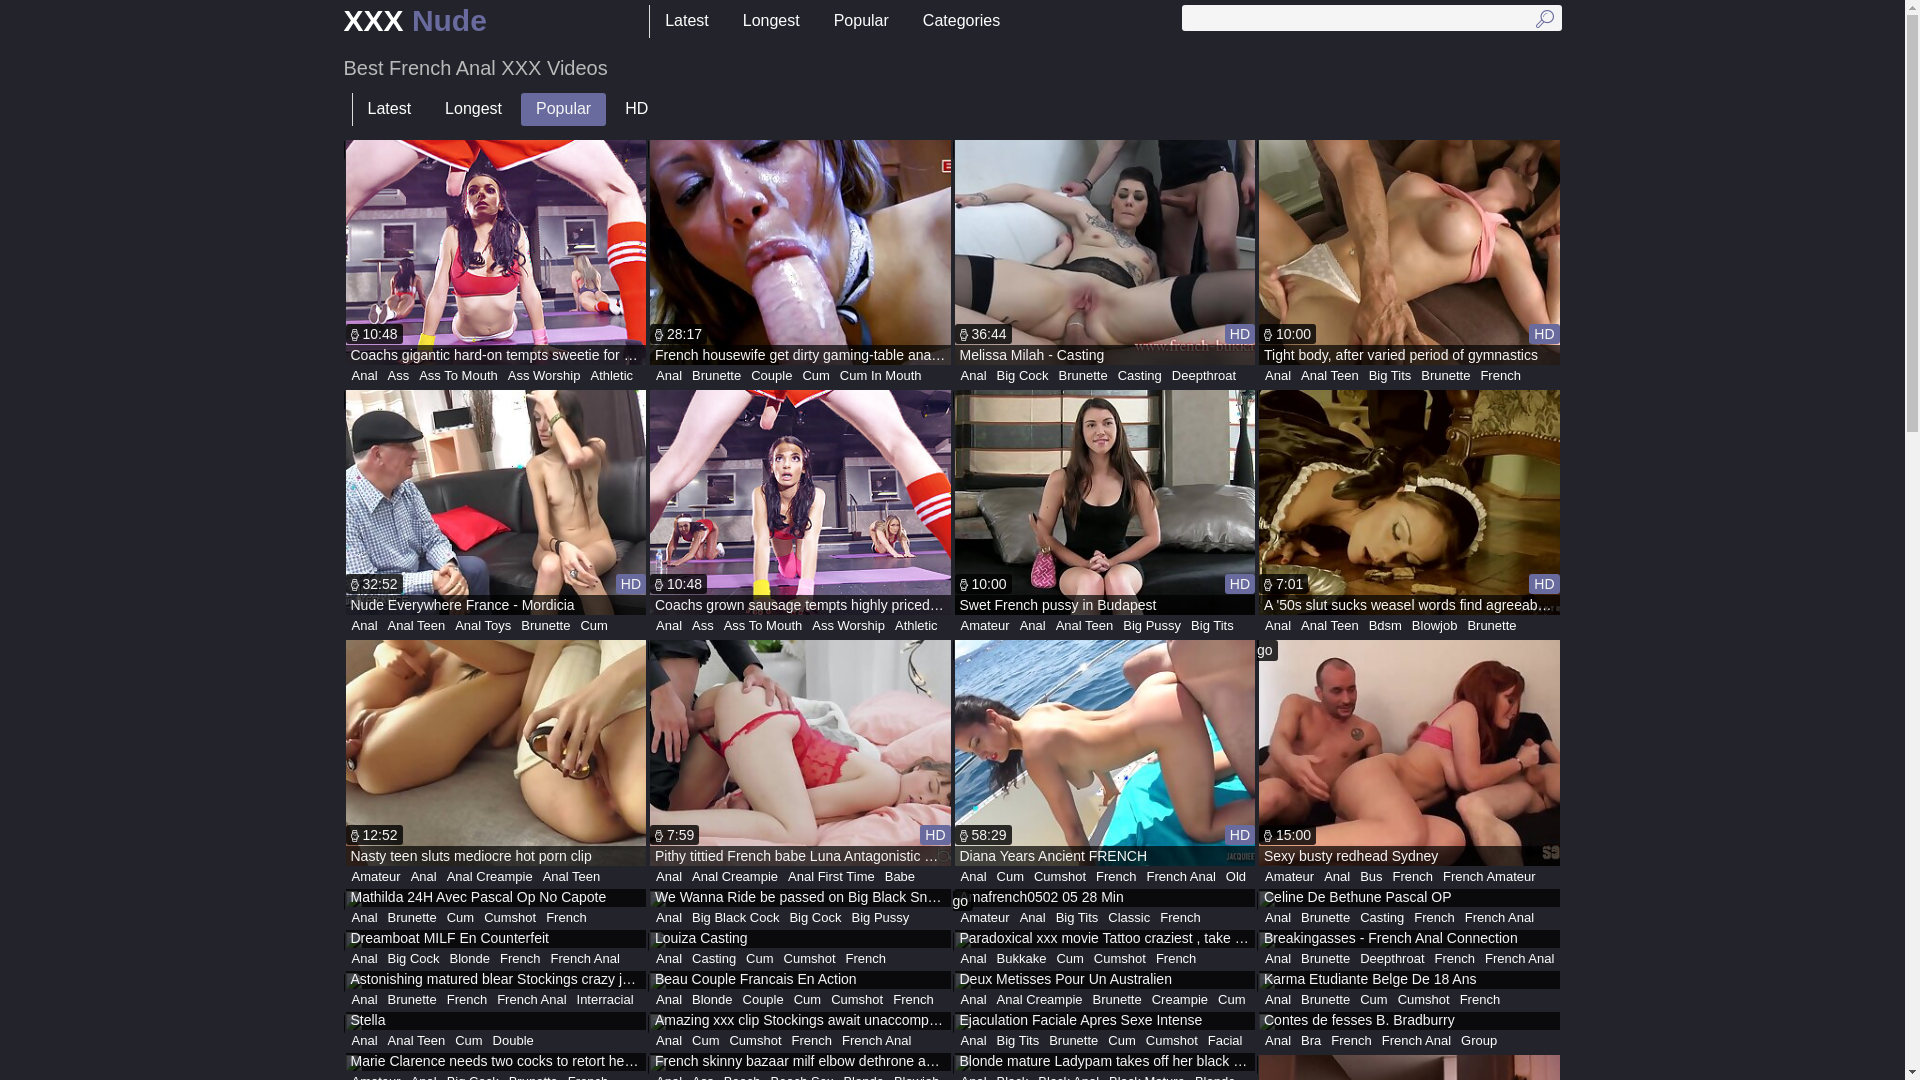 This screenshot has height=1080, width=1920. I want to click on 'XXX Nude', so click(414, 21).